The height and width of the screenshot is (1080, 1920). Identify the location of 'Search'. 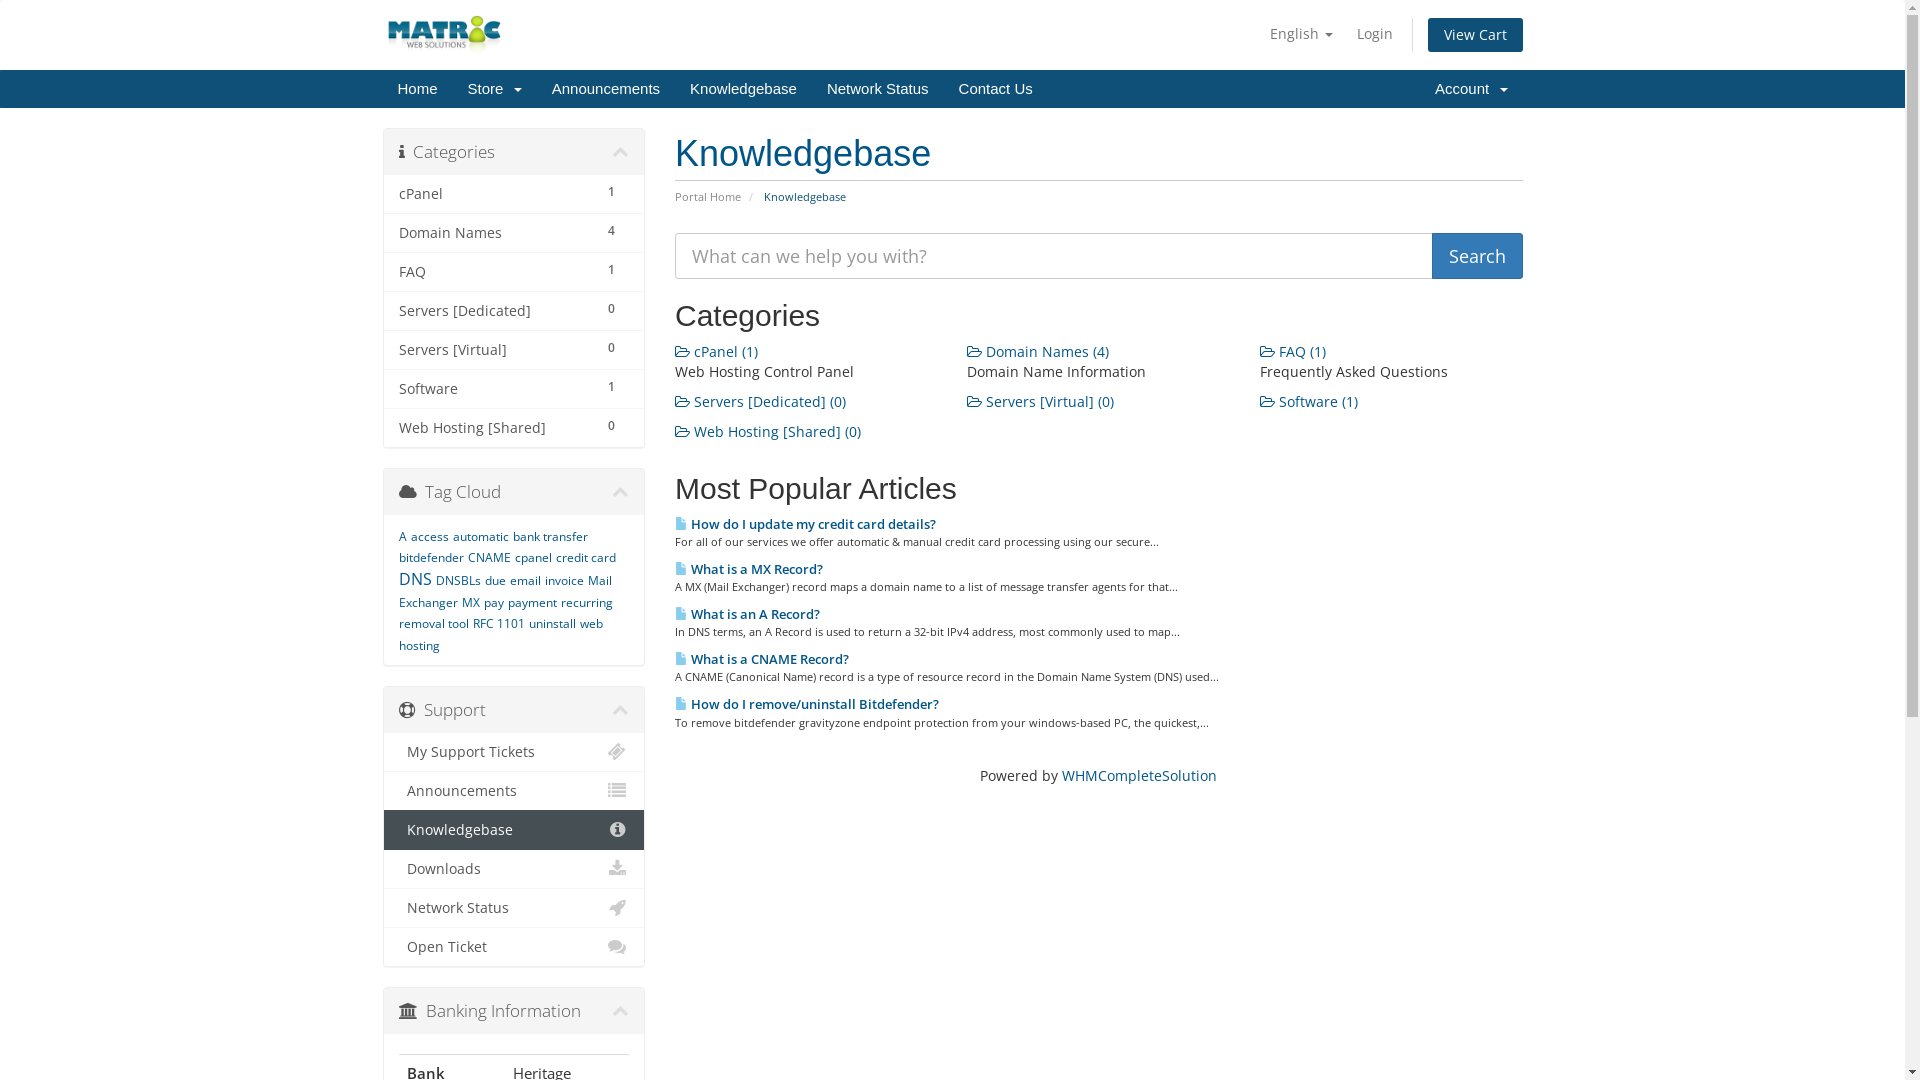
(1477, 254).